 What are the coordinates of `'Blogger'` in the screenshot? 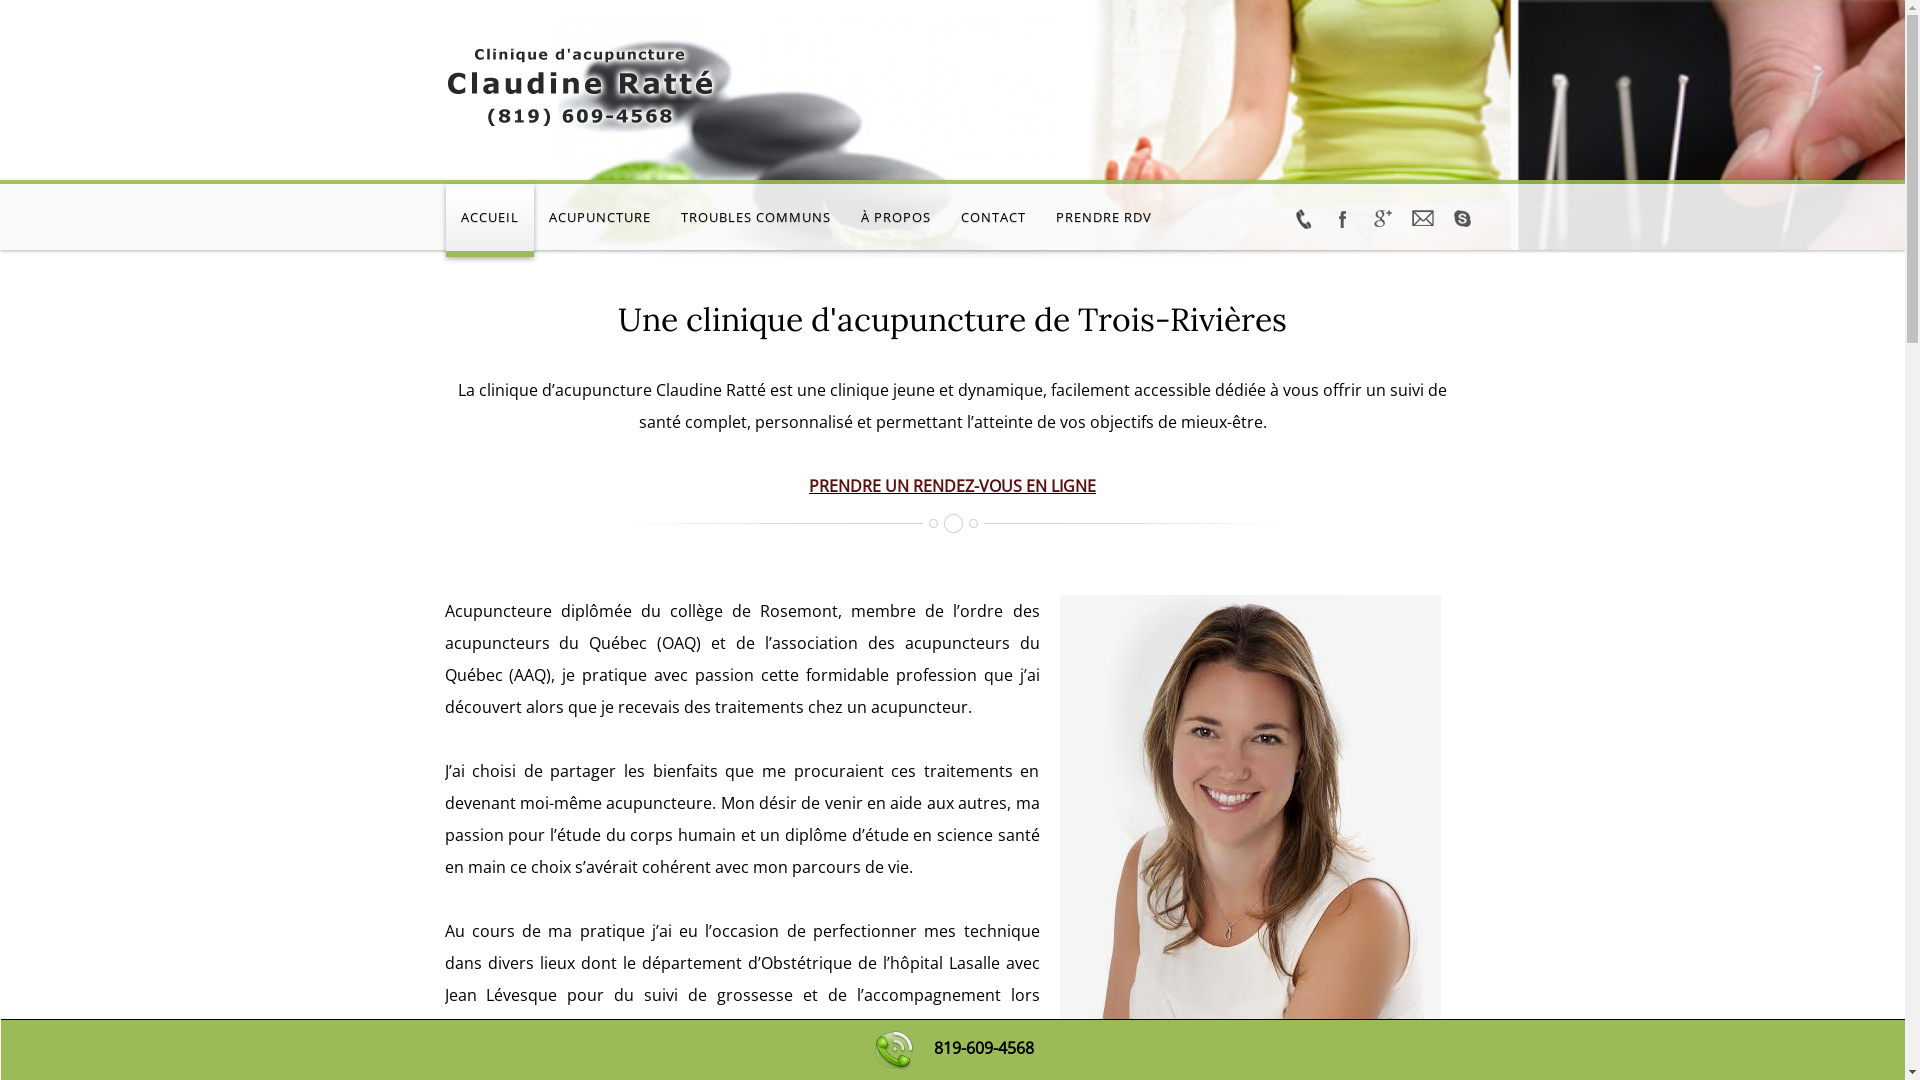 It's located at (1400, 219).